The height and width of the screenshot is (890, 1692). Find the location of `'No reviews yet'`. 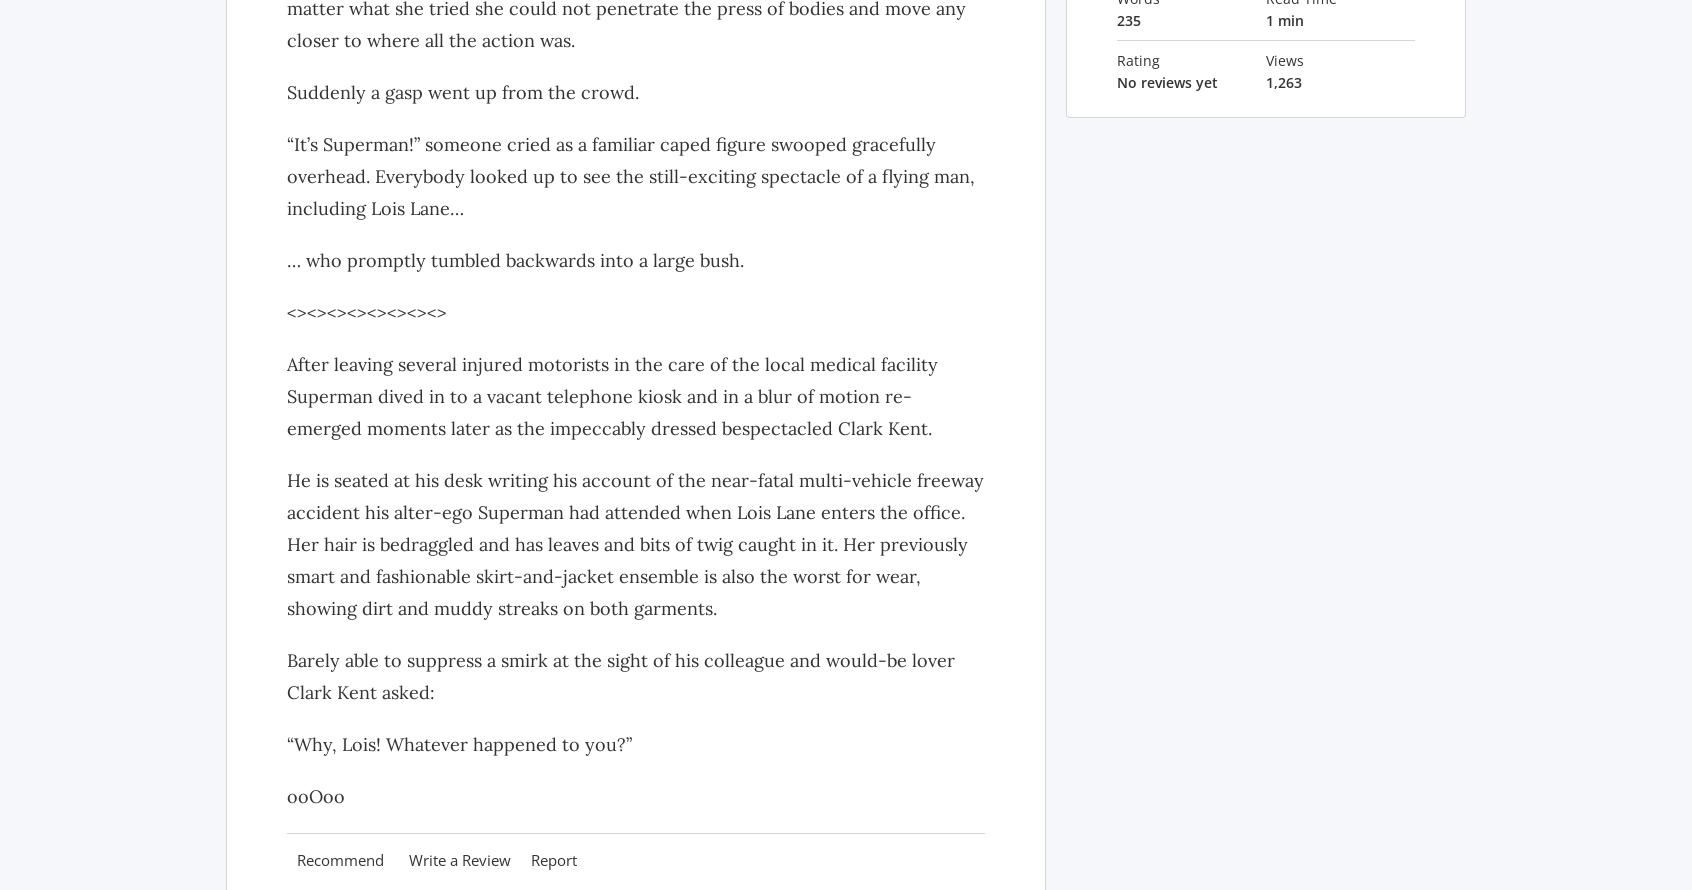

'No reviews yet' is located at coordinates (1165, 81).